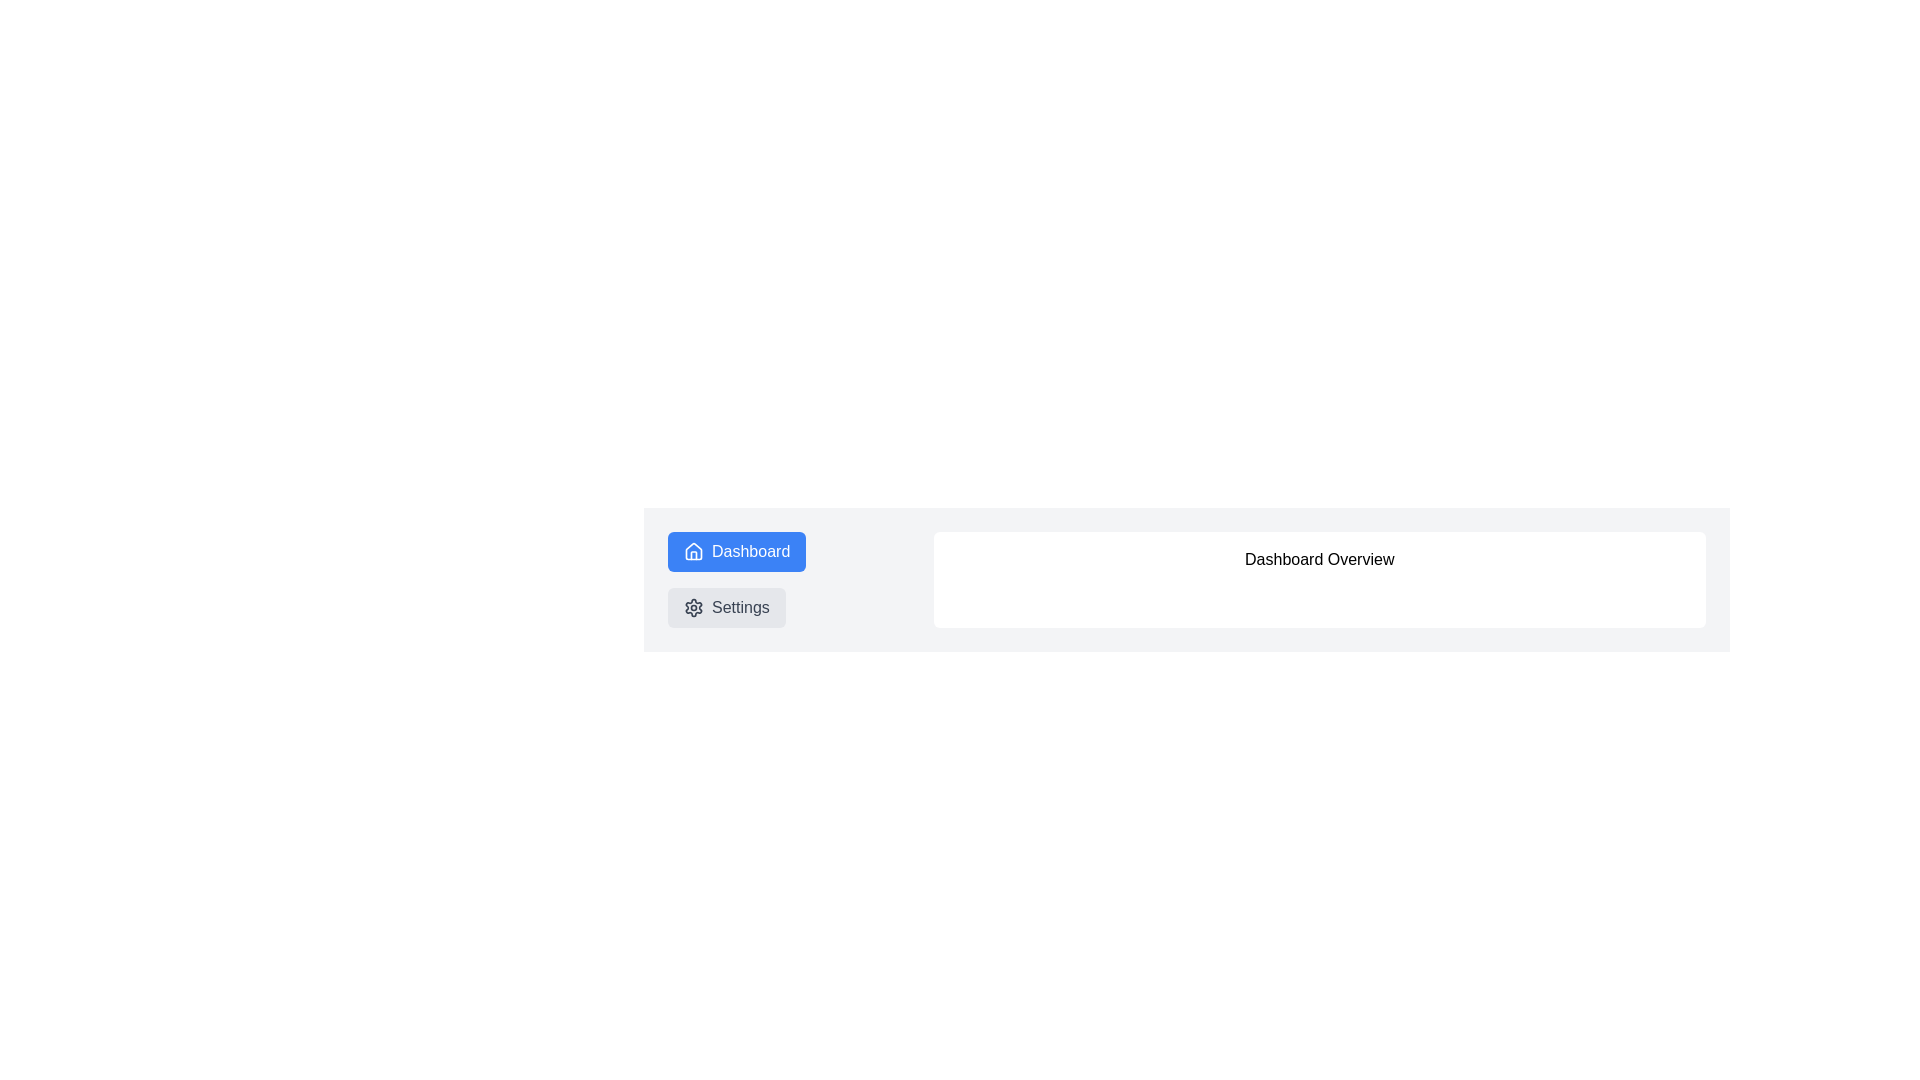 Image resolution: width=1920 pixels, height=1080 pixels. Describe the element at coordinates (750, 551) in the screenshot. I see `text label displaying 'Dashboard' in white font, which is prominently styled within a blue rounded rectangle, located in the upper-left section of the interface next to a house-shaped icon` at that location.